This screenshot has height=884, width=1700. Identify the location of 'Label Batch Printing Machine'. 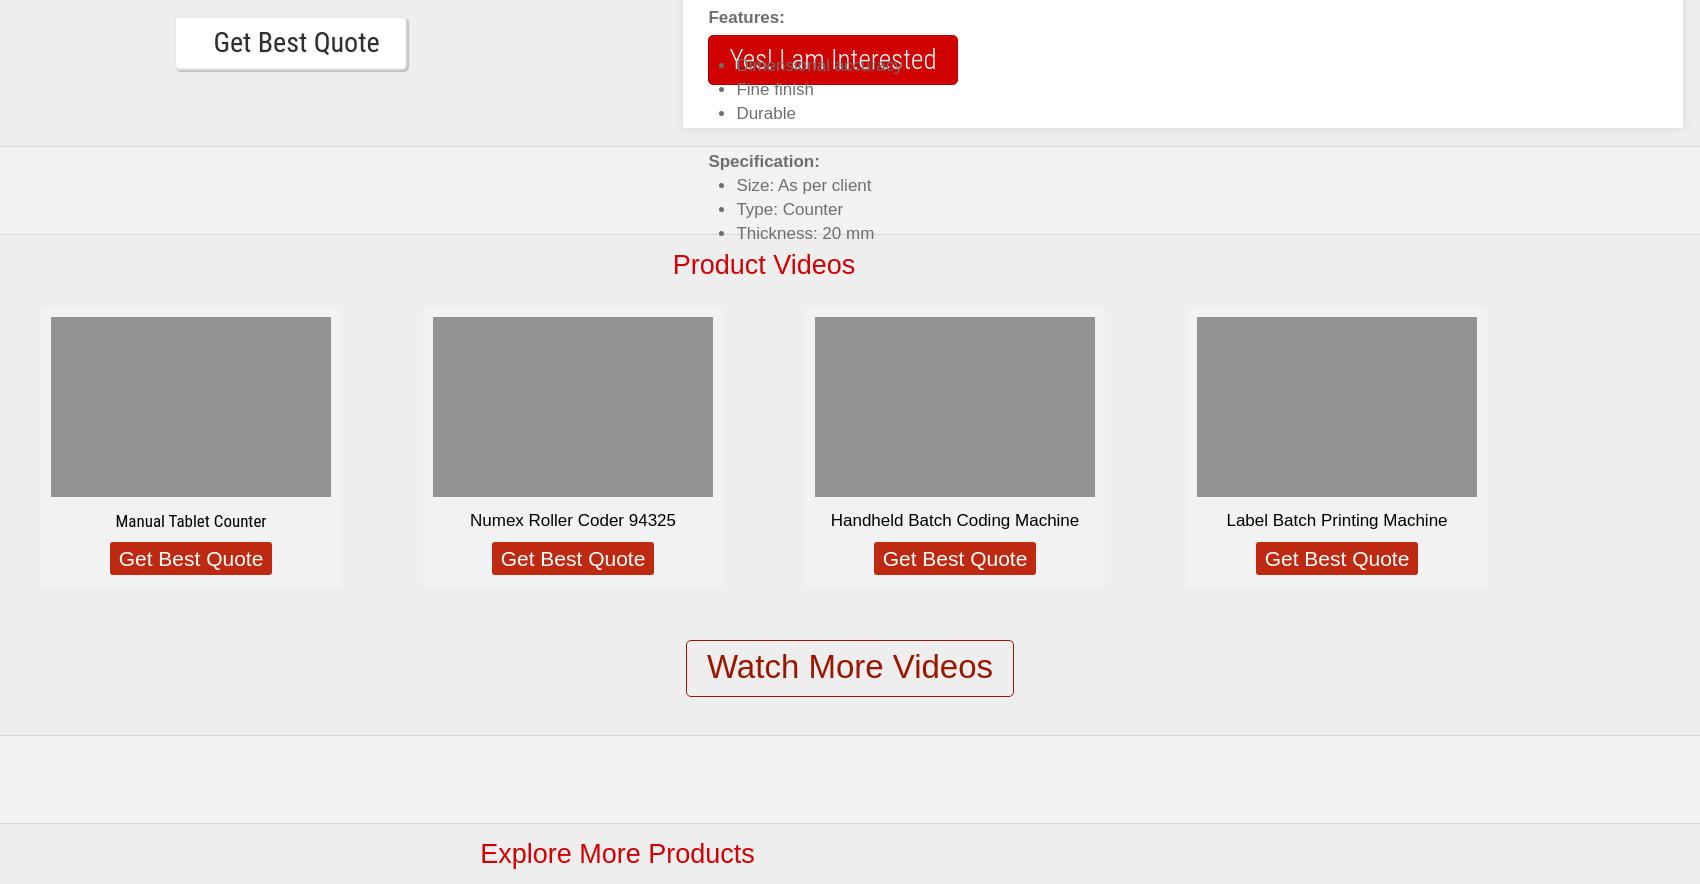
(1336, 520).